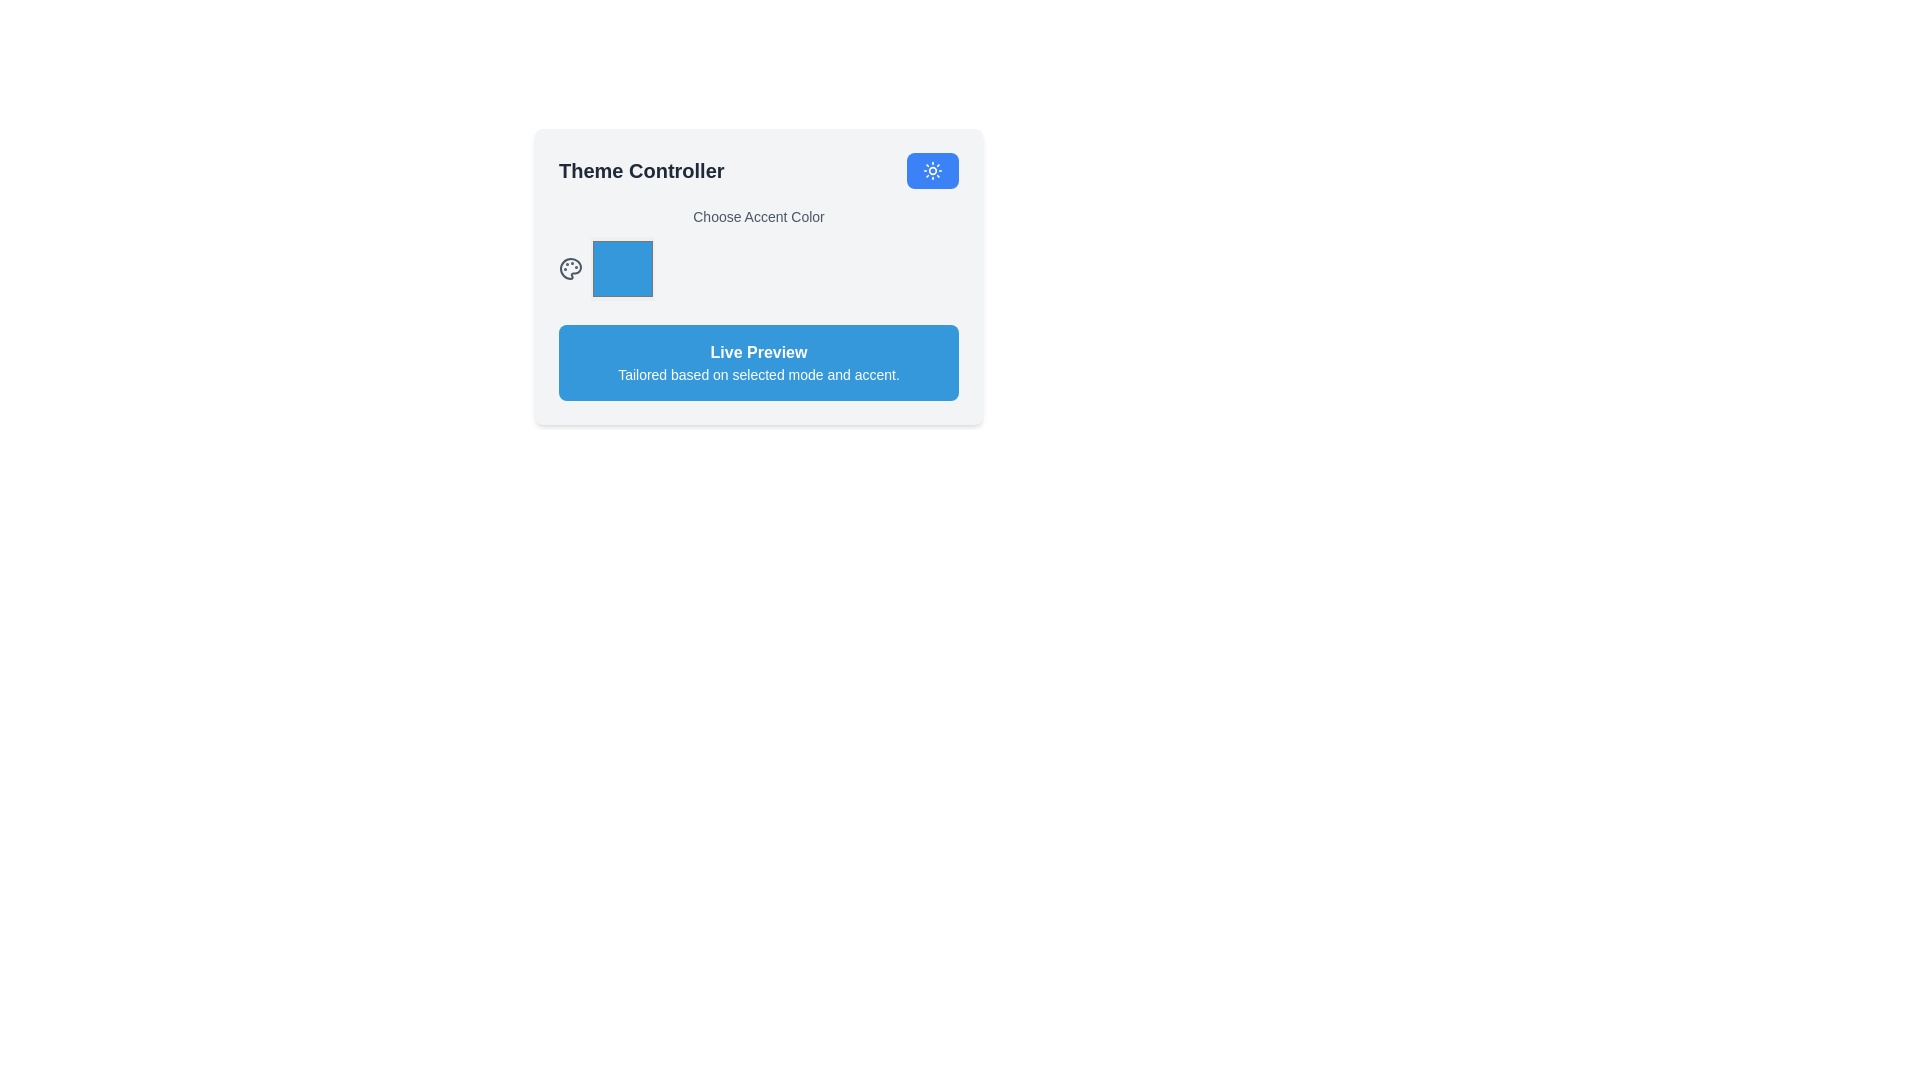  Describe the element at coordinates (757, 362) in the screenshot. I see `the informational box with a blue background containing the text 'Live Preview' and 'Tailored based on selected mode and accent.'` at that location.